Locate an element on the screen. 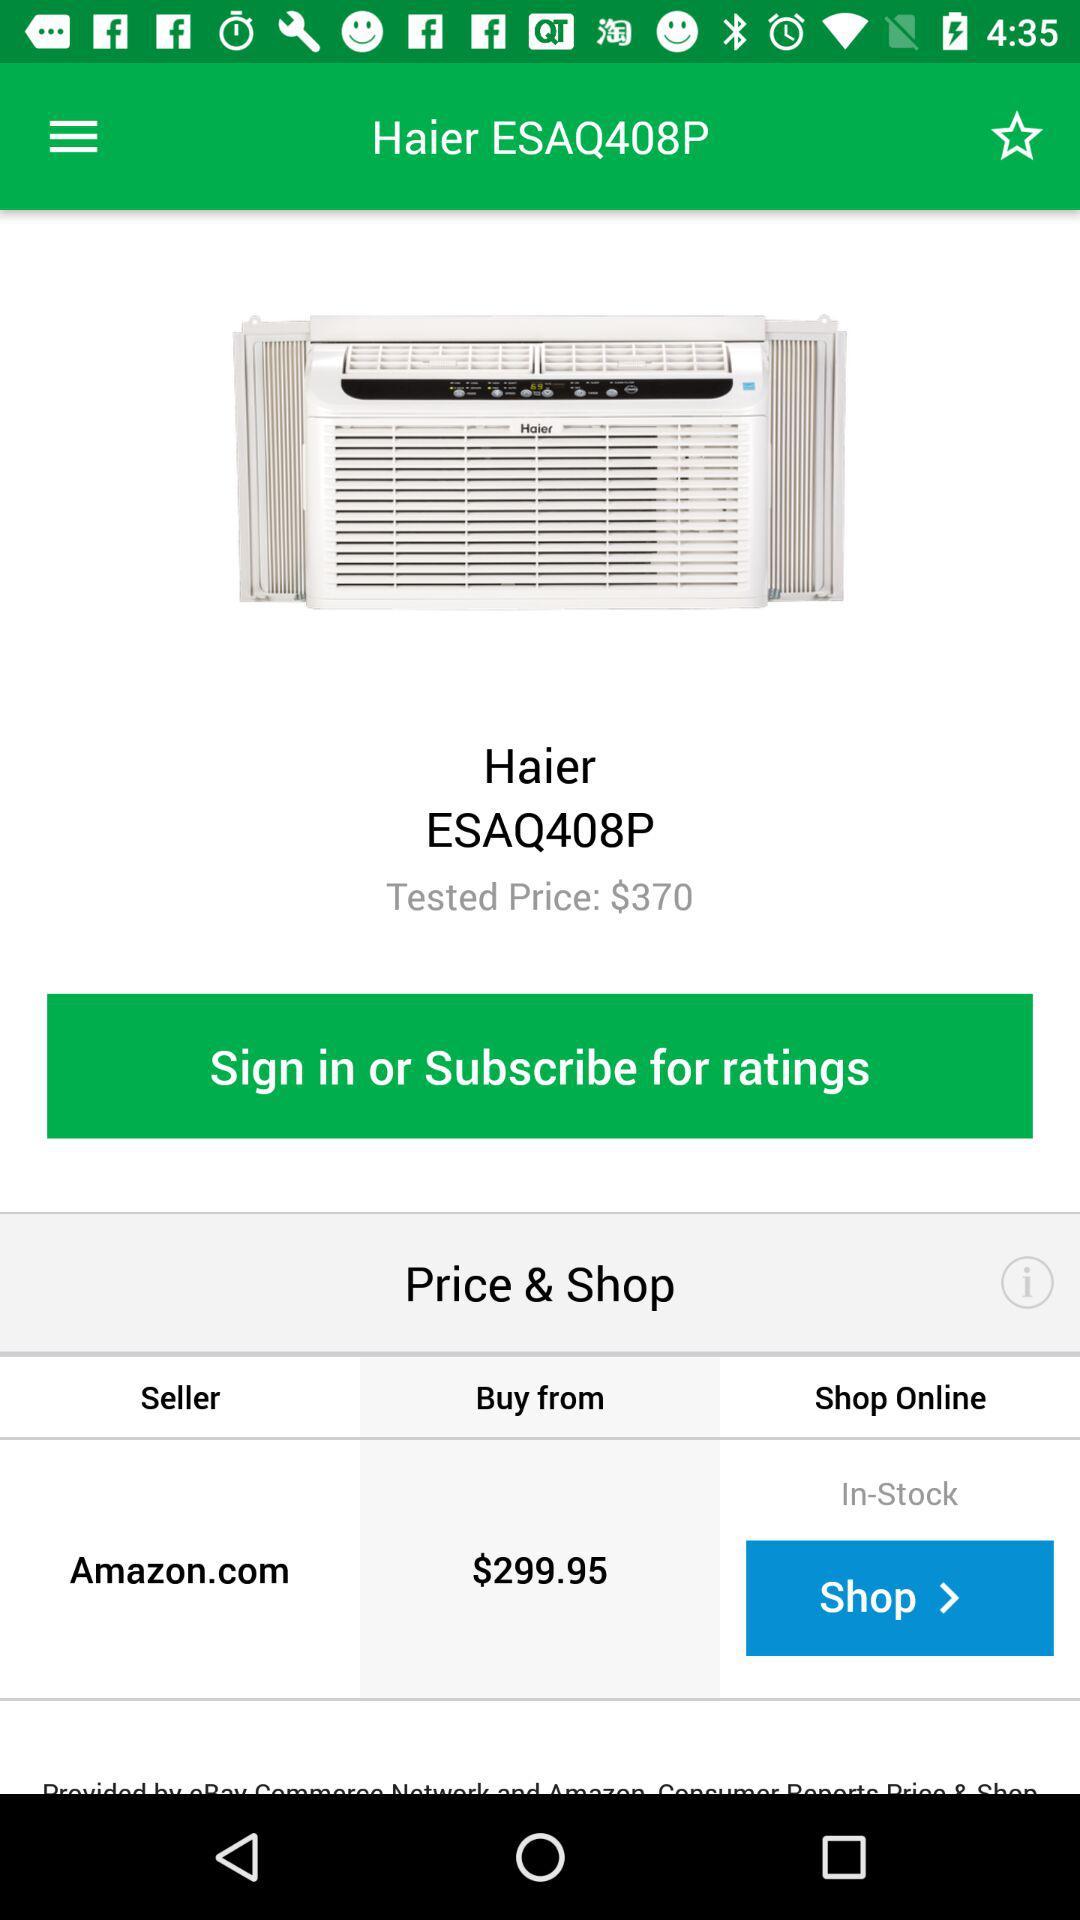 Image resolution: width=1080 pixels, height=1920 pixels. icon at the top left corner is located at coordinates (72, 135).